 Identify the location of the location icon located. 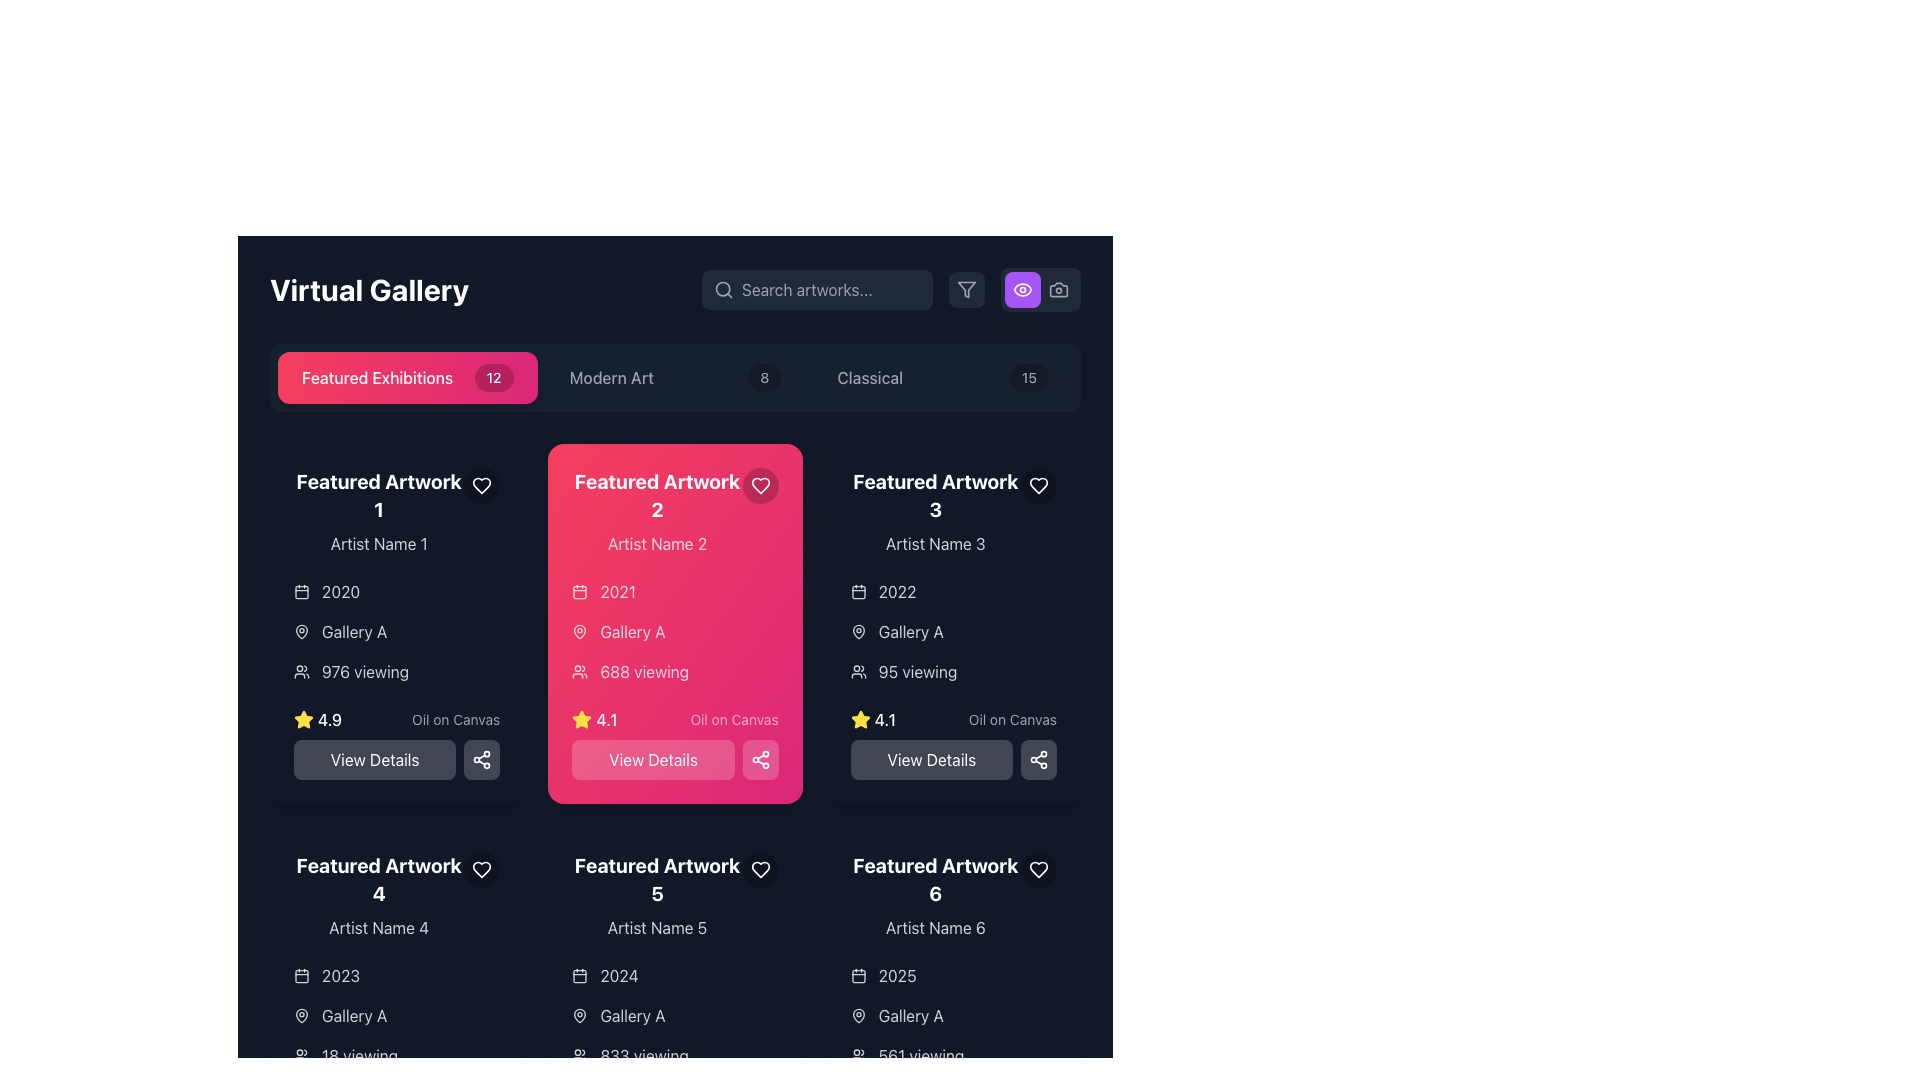
(858, 1015).